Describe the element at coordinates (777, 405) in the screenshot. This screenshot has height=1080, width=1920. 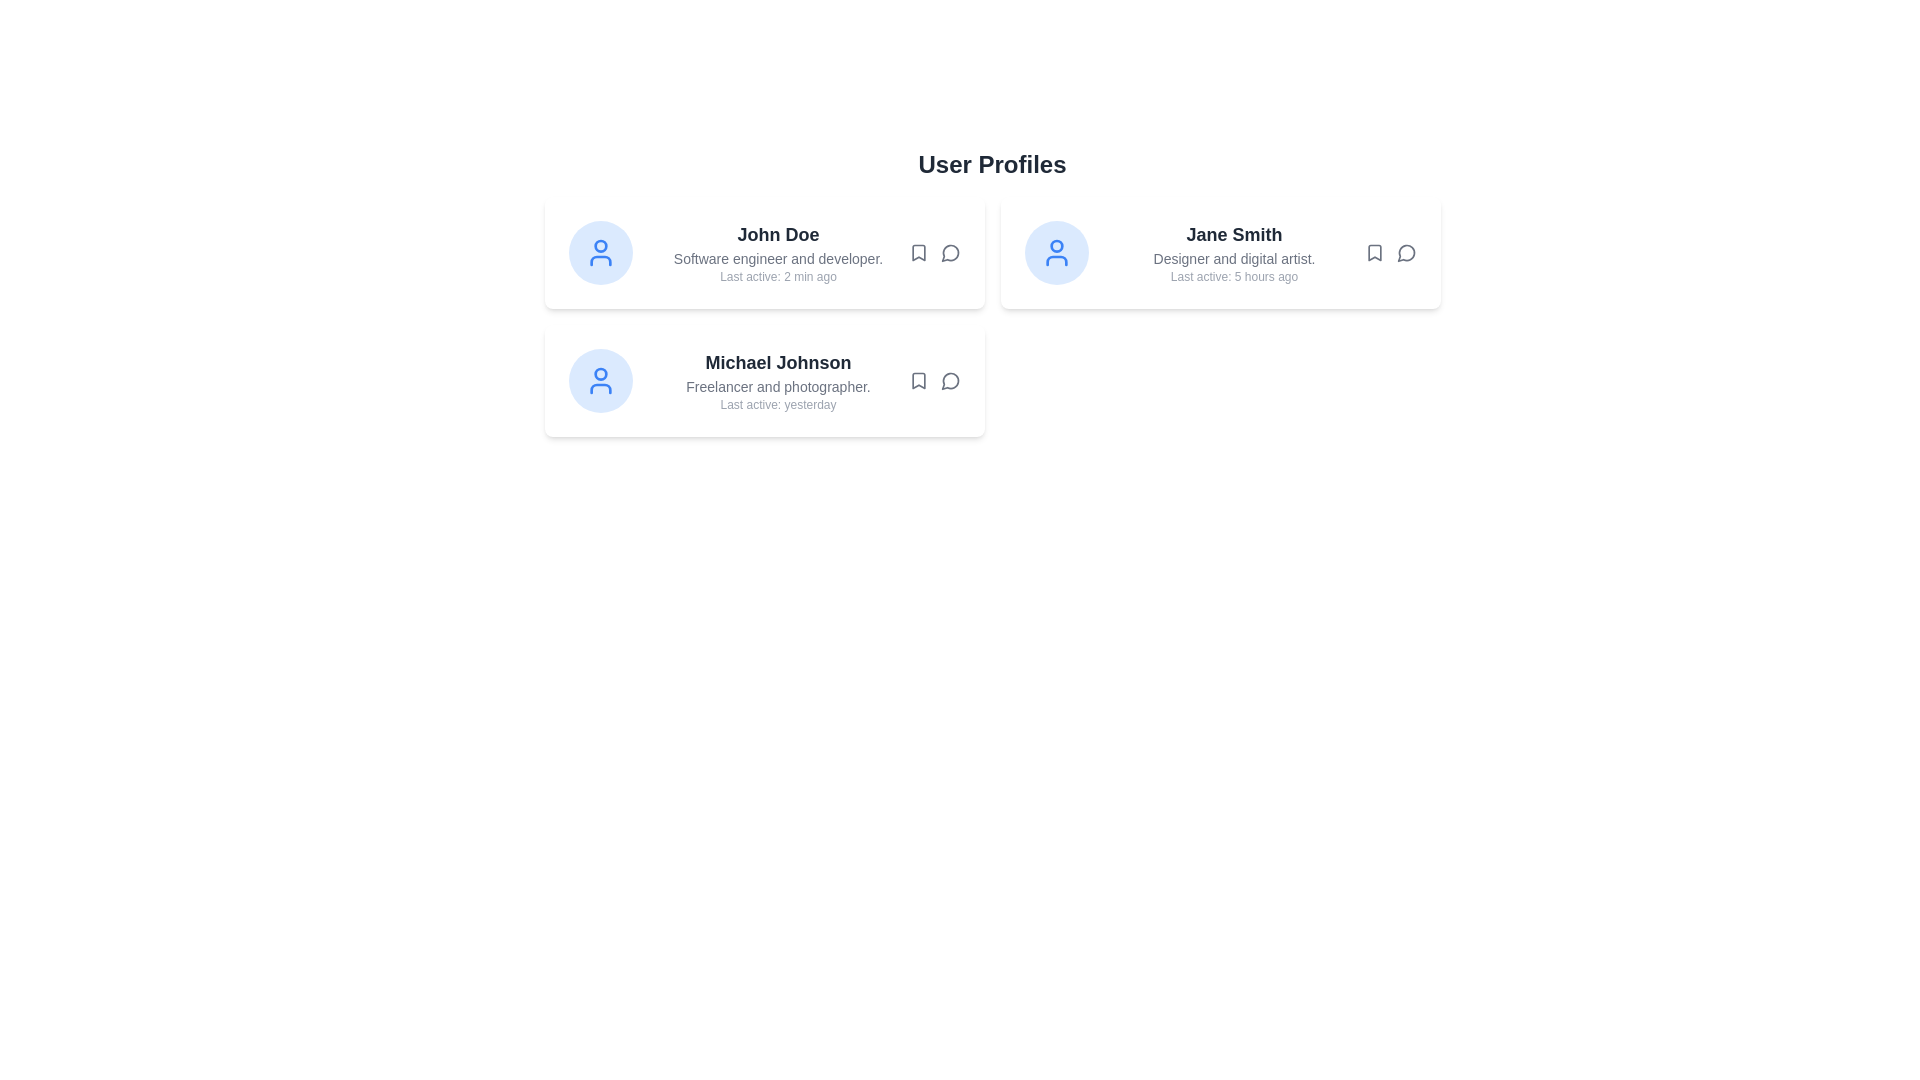
I see `the static text label displaying 'Last active: yesterday' located at the bottom of the card for individual 'Michael Johnson'` at that location.